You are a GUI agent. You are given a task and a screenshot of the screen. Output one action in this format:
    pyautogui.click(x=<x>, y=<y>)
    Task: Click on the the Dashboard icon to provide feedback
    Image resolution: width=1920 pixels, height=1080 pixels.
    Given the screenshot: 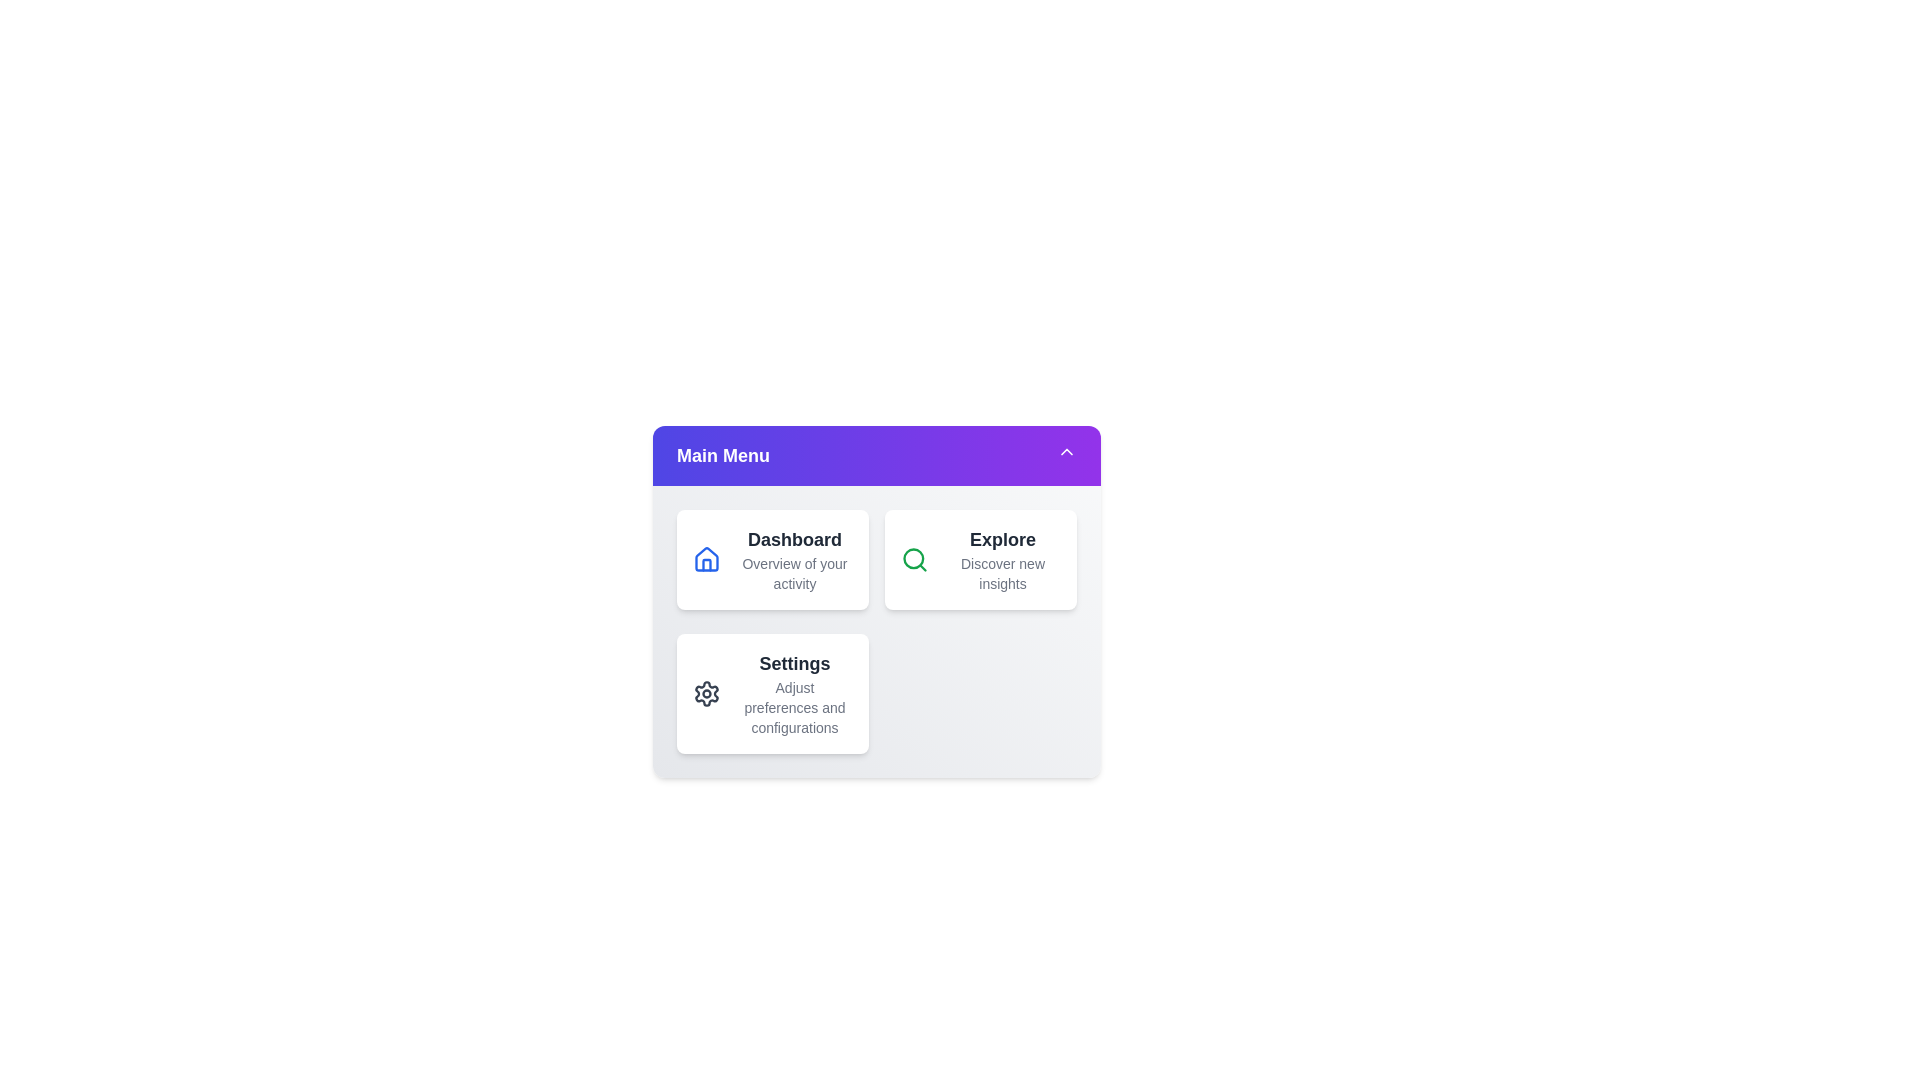 What is the action you would take?
    pyautogui.click(x=706, y=559)
    